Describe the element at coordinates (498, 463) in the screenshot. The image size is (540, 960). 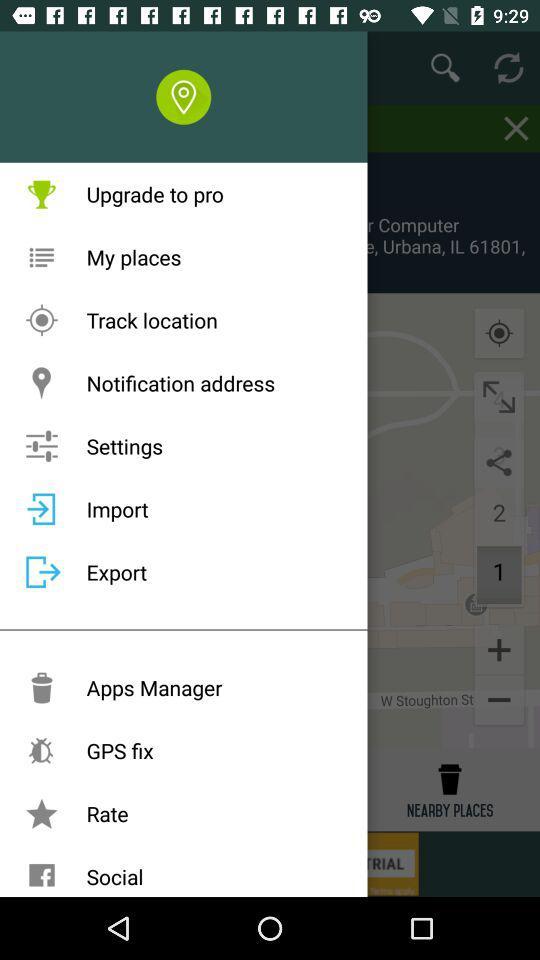
I see `the share icon` at that location.